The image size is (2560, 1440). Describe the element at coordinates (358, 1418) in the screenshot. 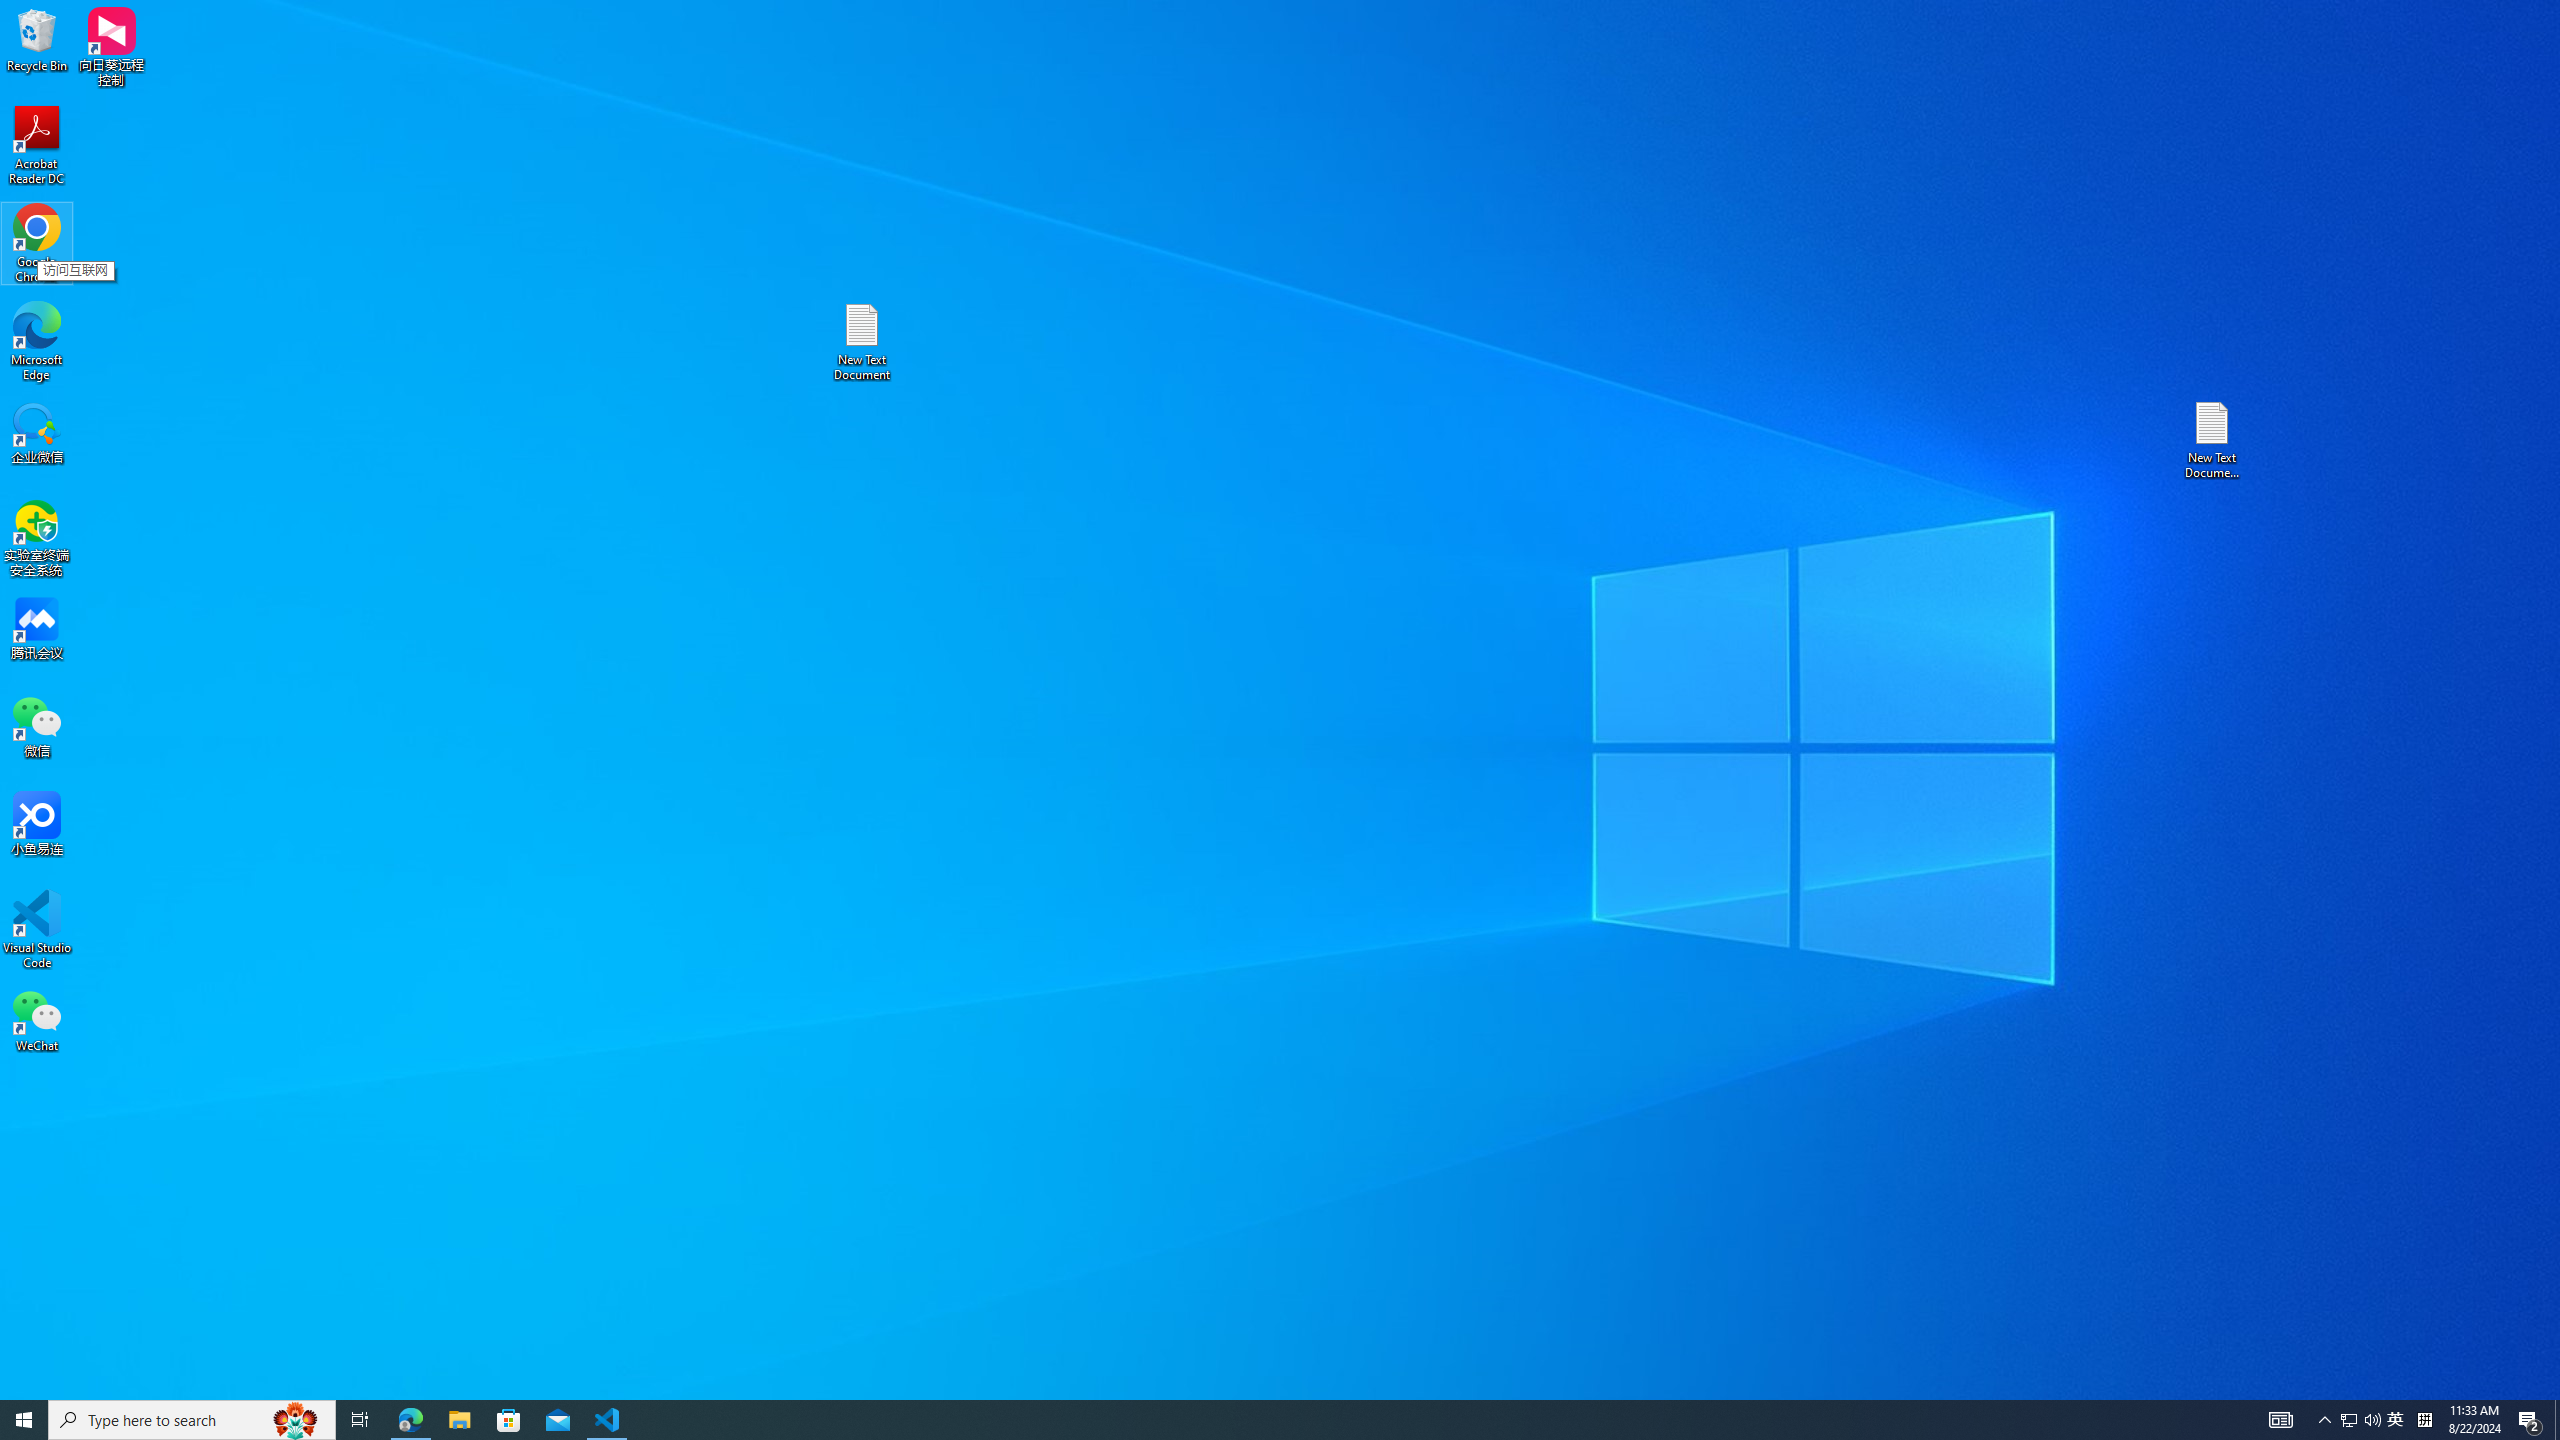

I see `'Task View'` at that location.